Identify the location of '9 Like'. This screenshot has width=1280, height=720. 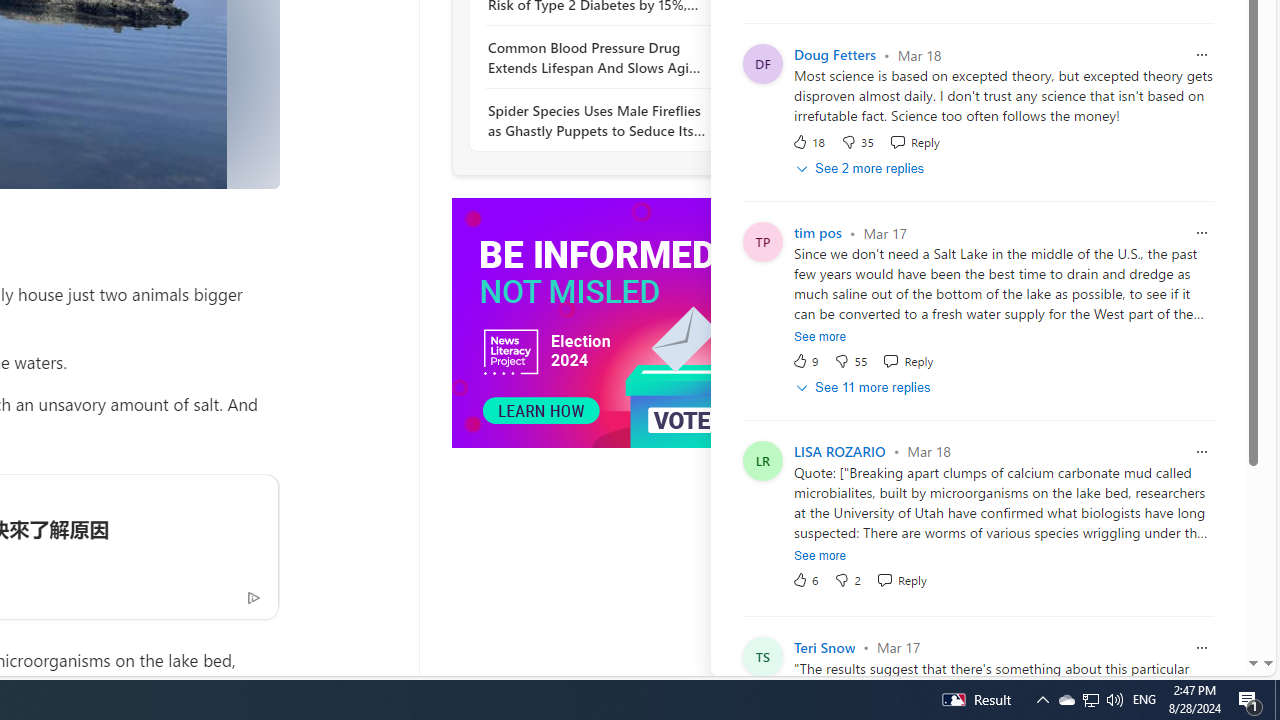
(805, 361).